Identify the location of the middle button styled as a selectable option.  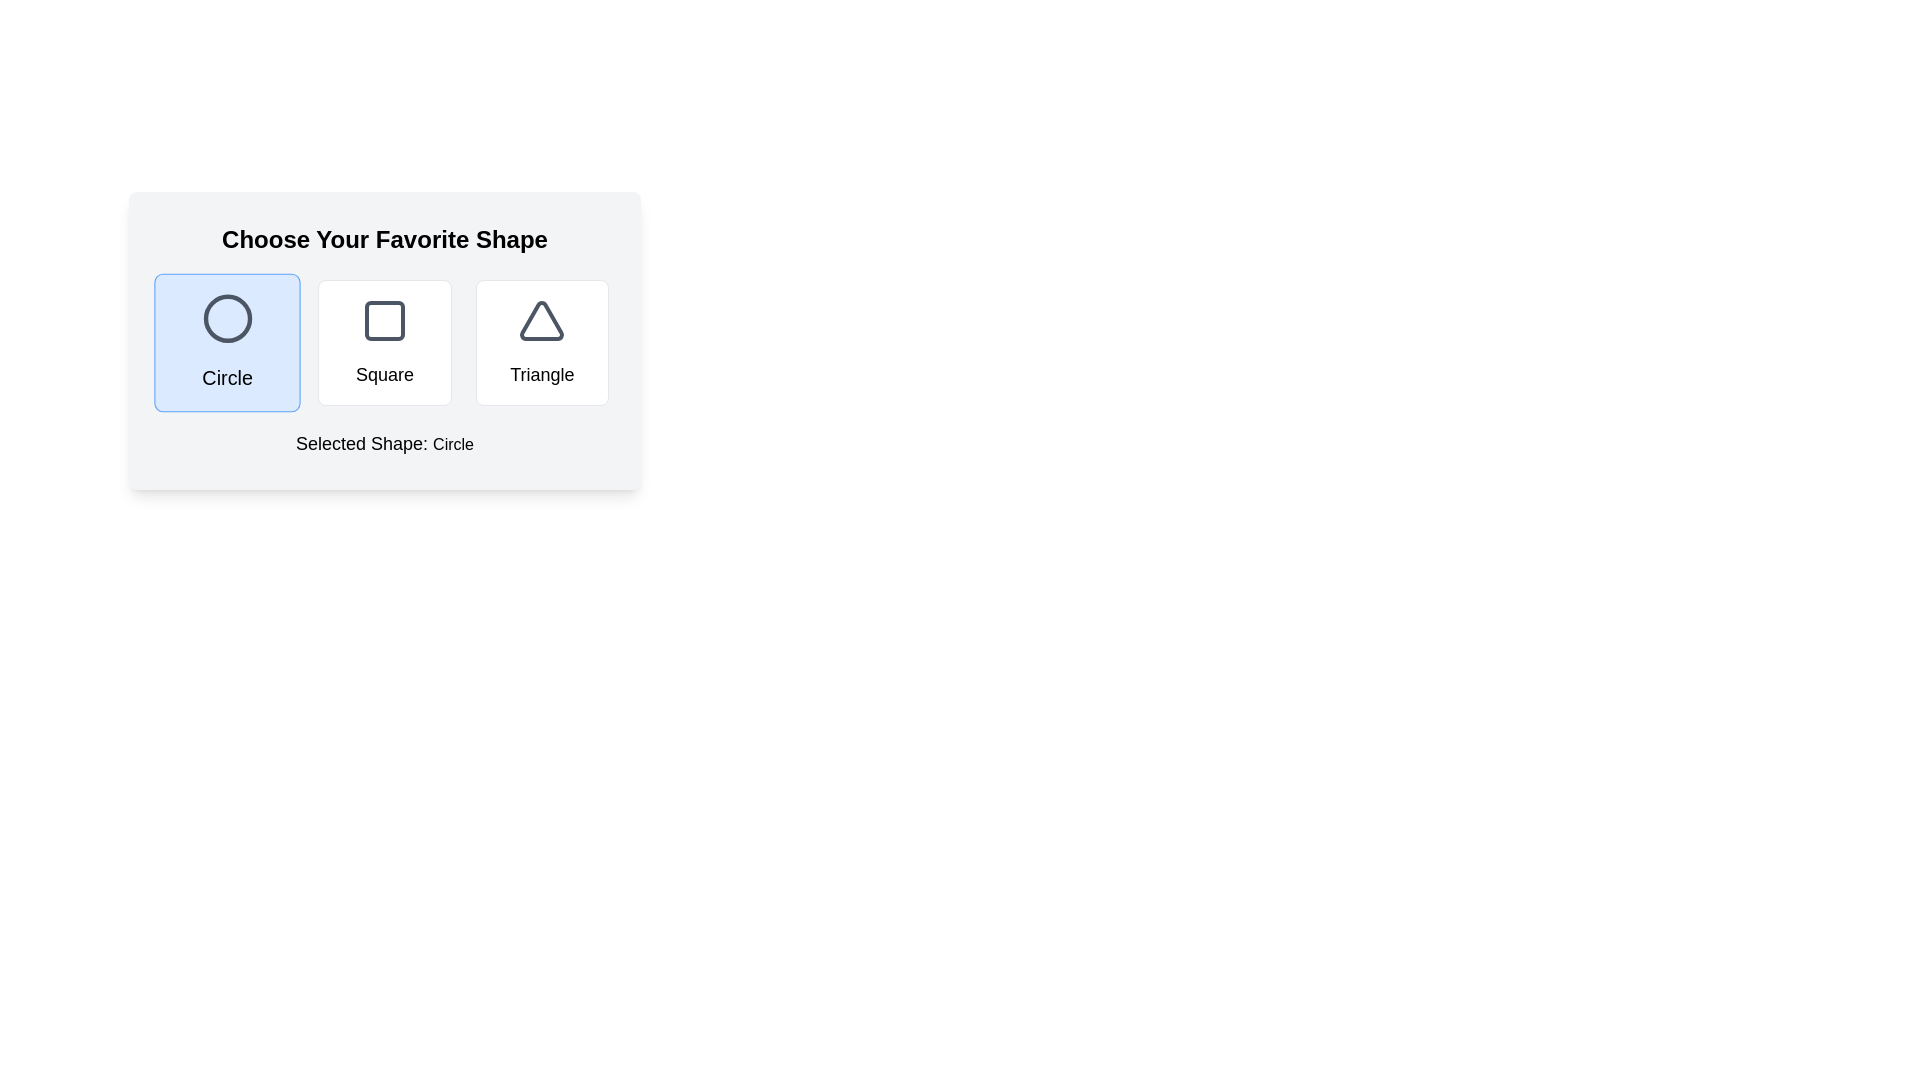
(384, 342).